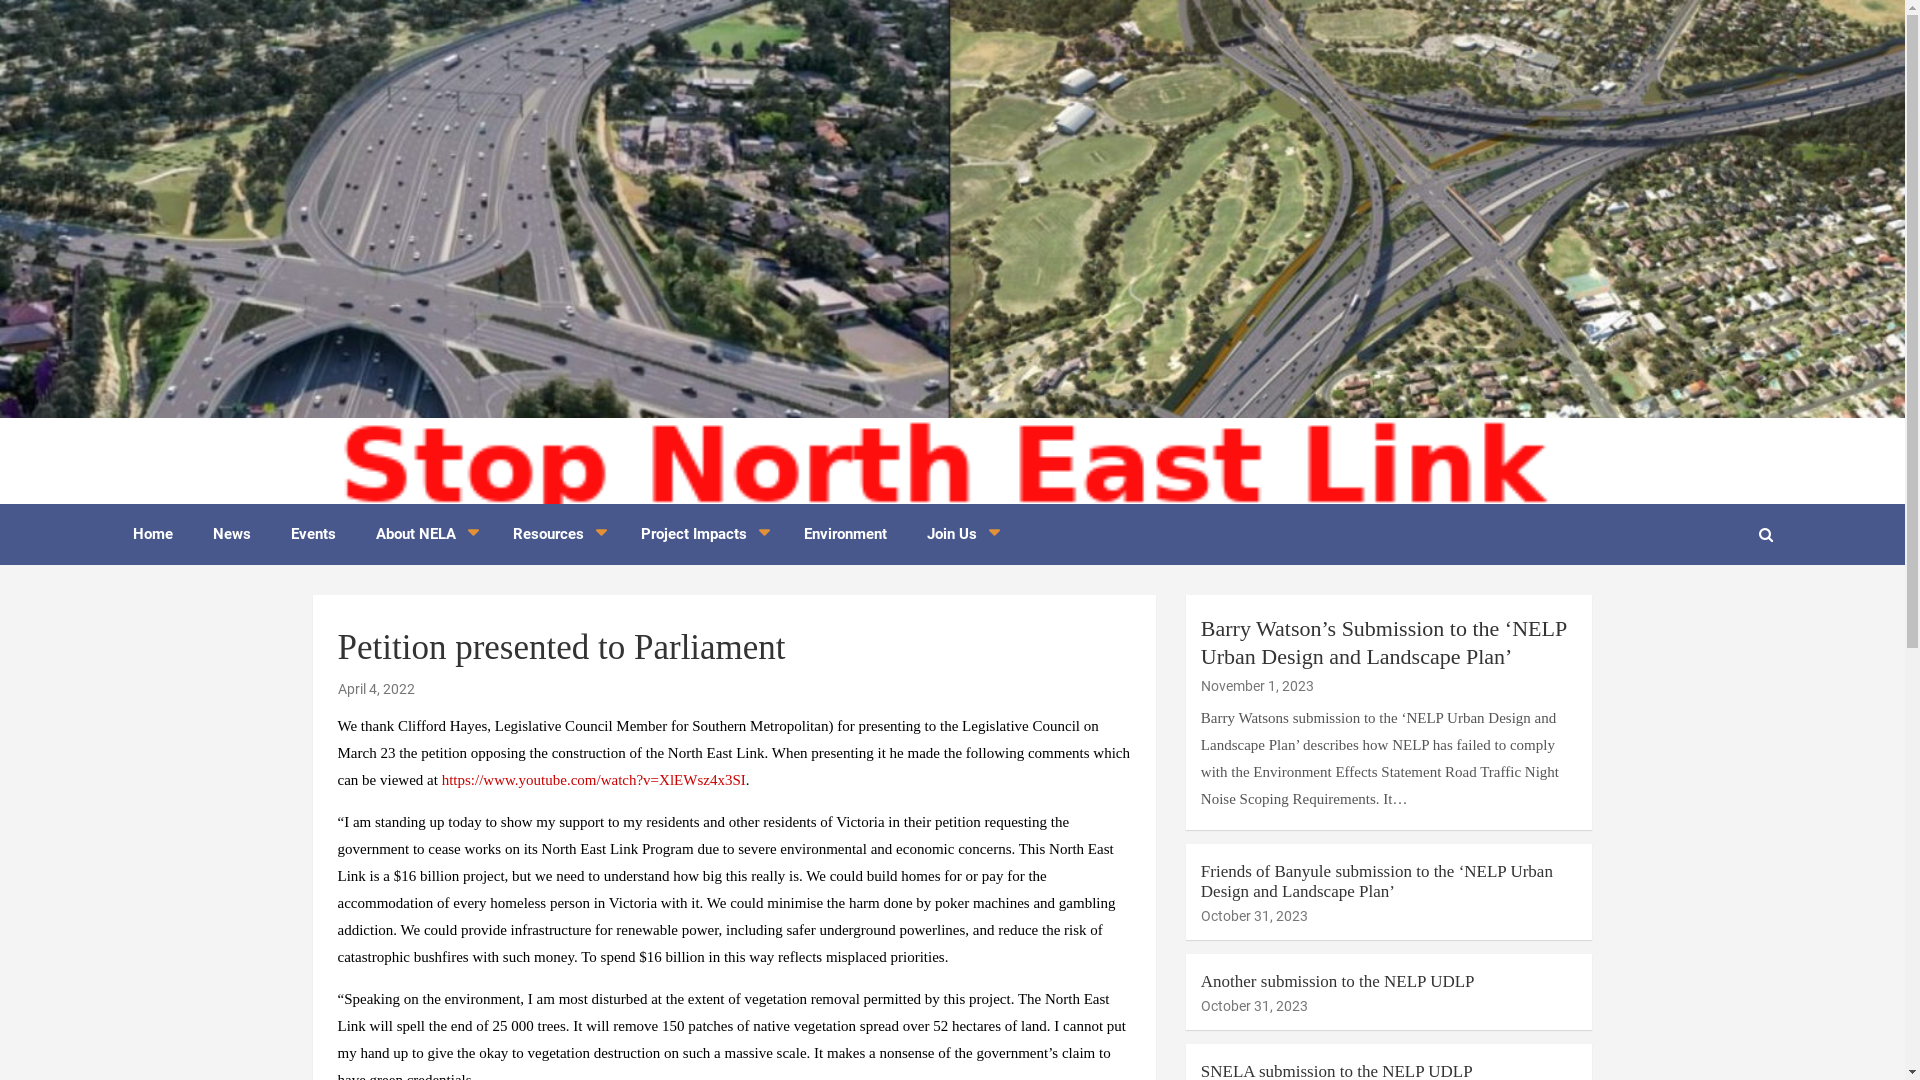 The width and height of the screenshot is (1920, 1080). What do you see at coordinates (556, 533) in the screenshot?
I see `'Resources'` at bounding box center [556, 533].